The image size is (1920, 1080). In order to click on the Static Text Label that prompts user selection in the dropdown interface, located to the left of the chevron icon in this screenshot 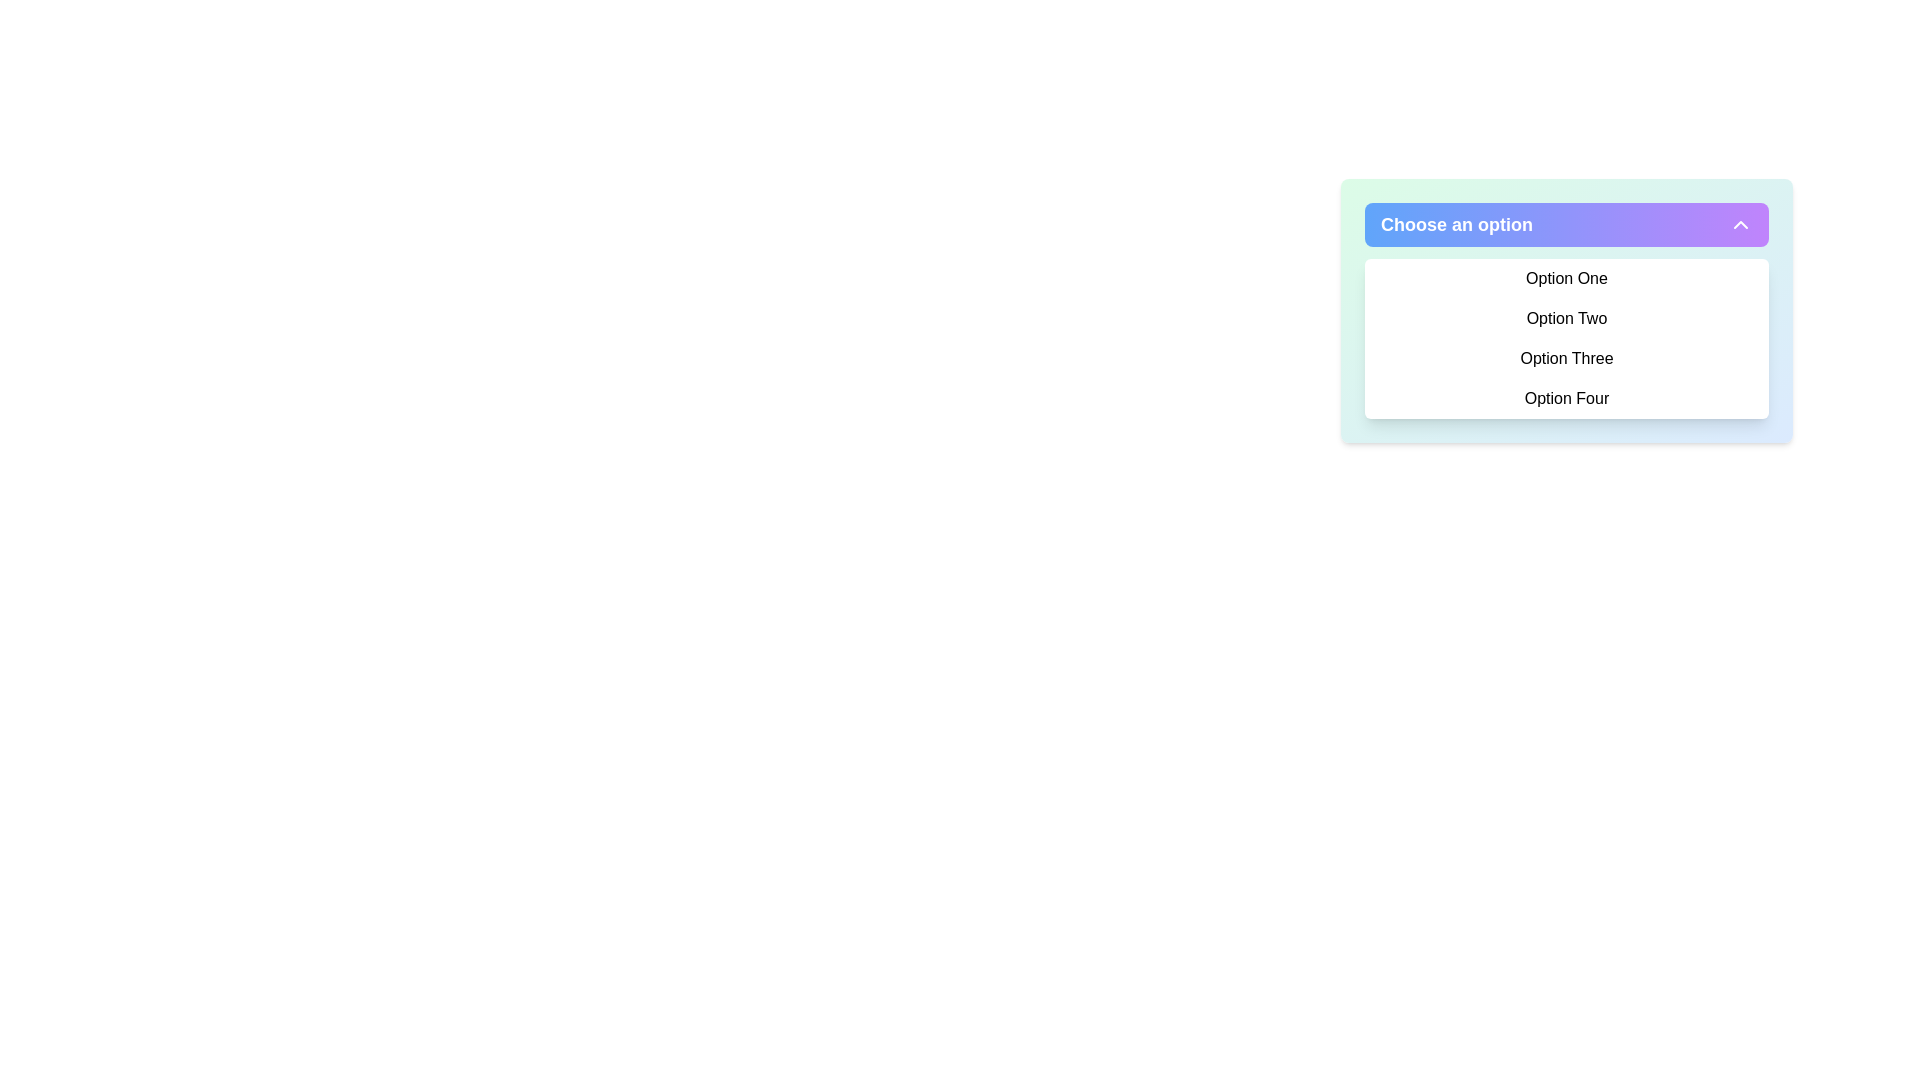, I will do `click(1457, 224)`.